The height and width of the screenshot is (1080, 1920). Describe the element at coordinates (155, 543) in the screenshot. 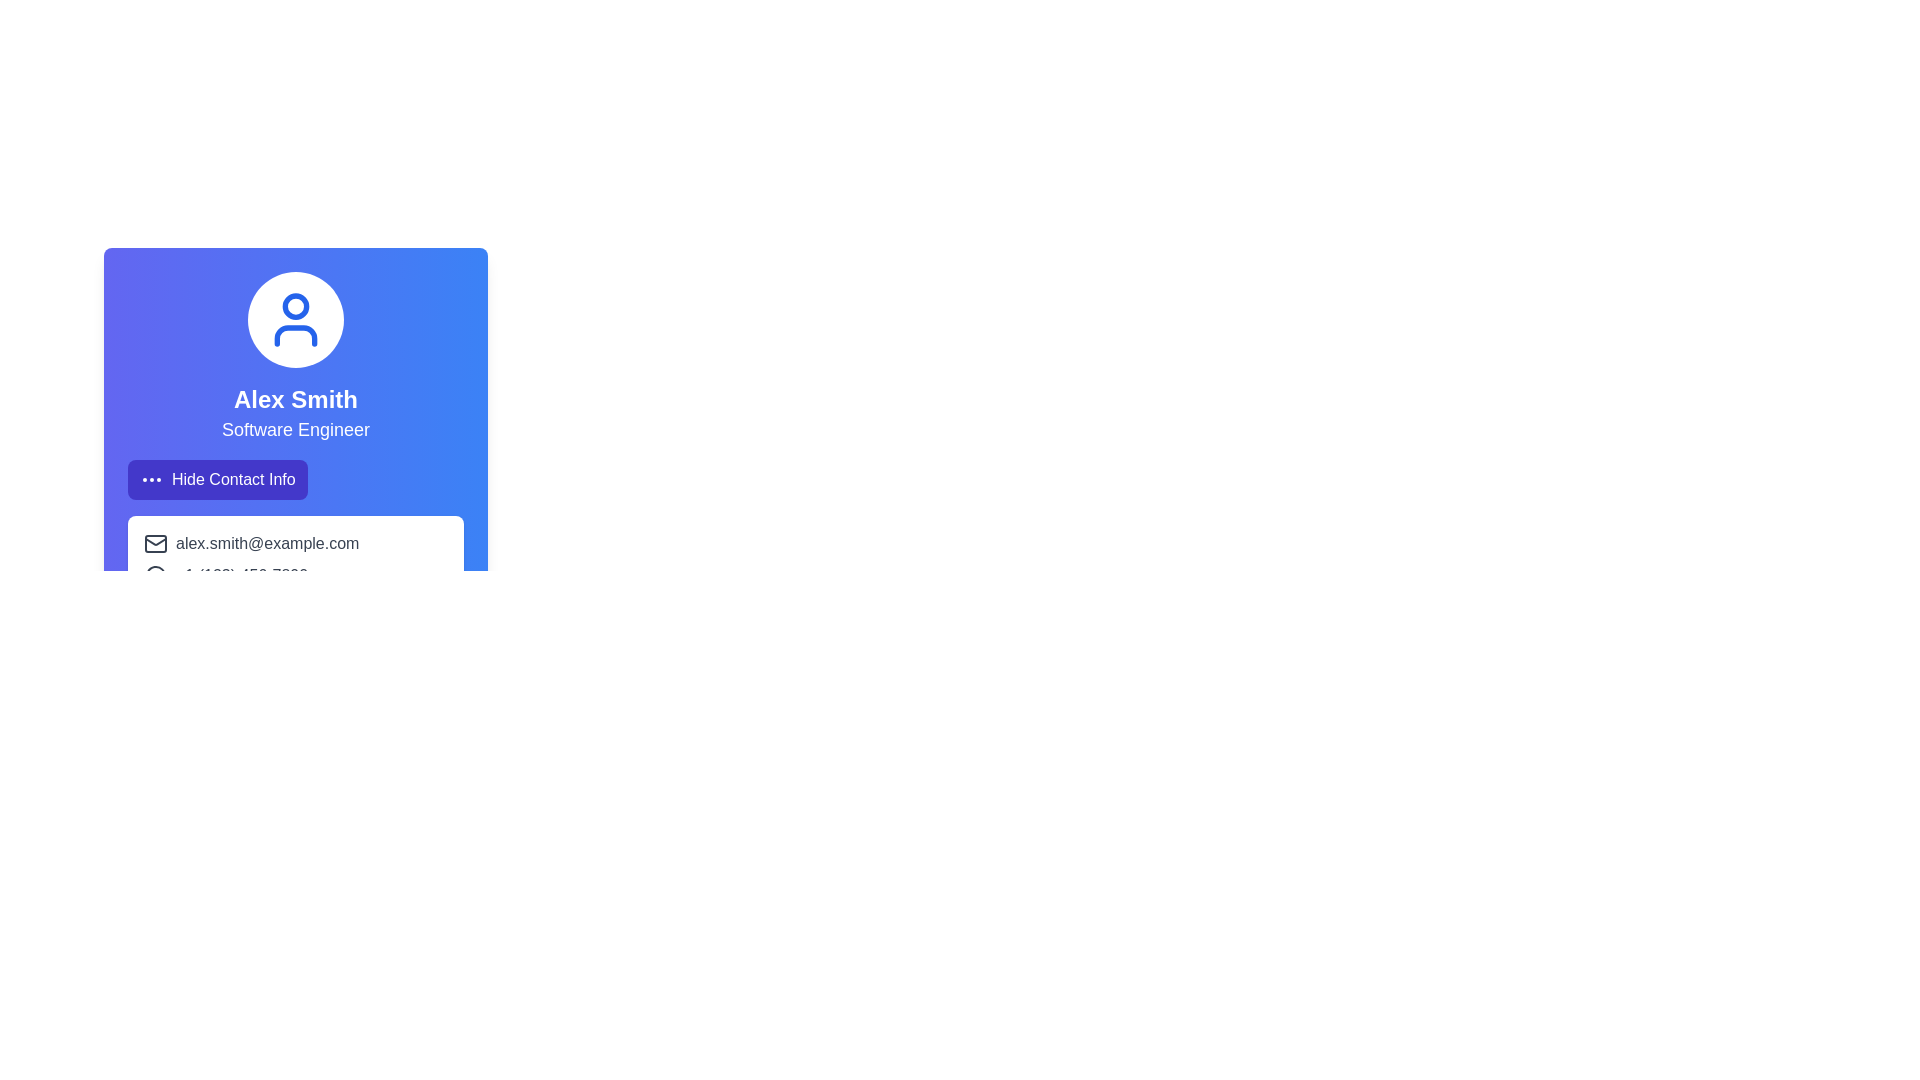

I see `the envelope icon that represents email, styled with a black stroke and a white background, located beside the email address 'alex.smith@example.com'` at that location.